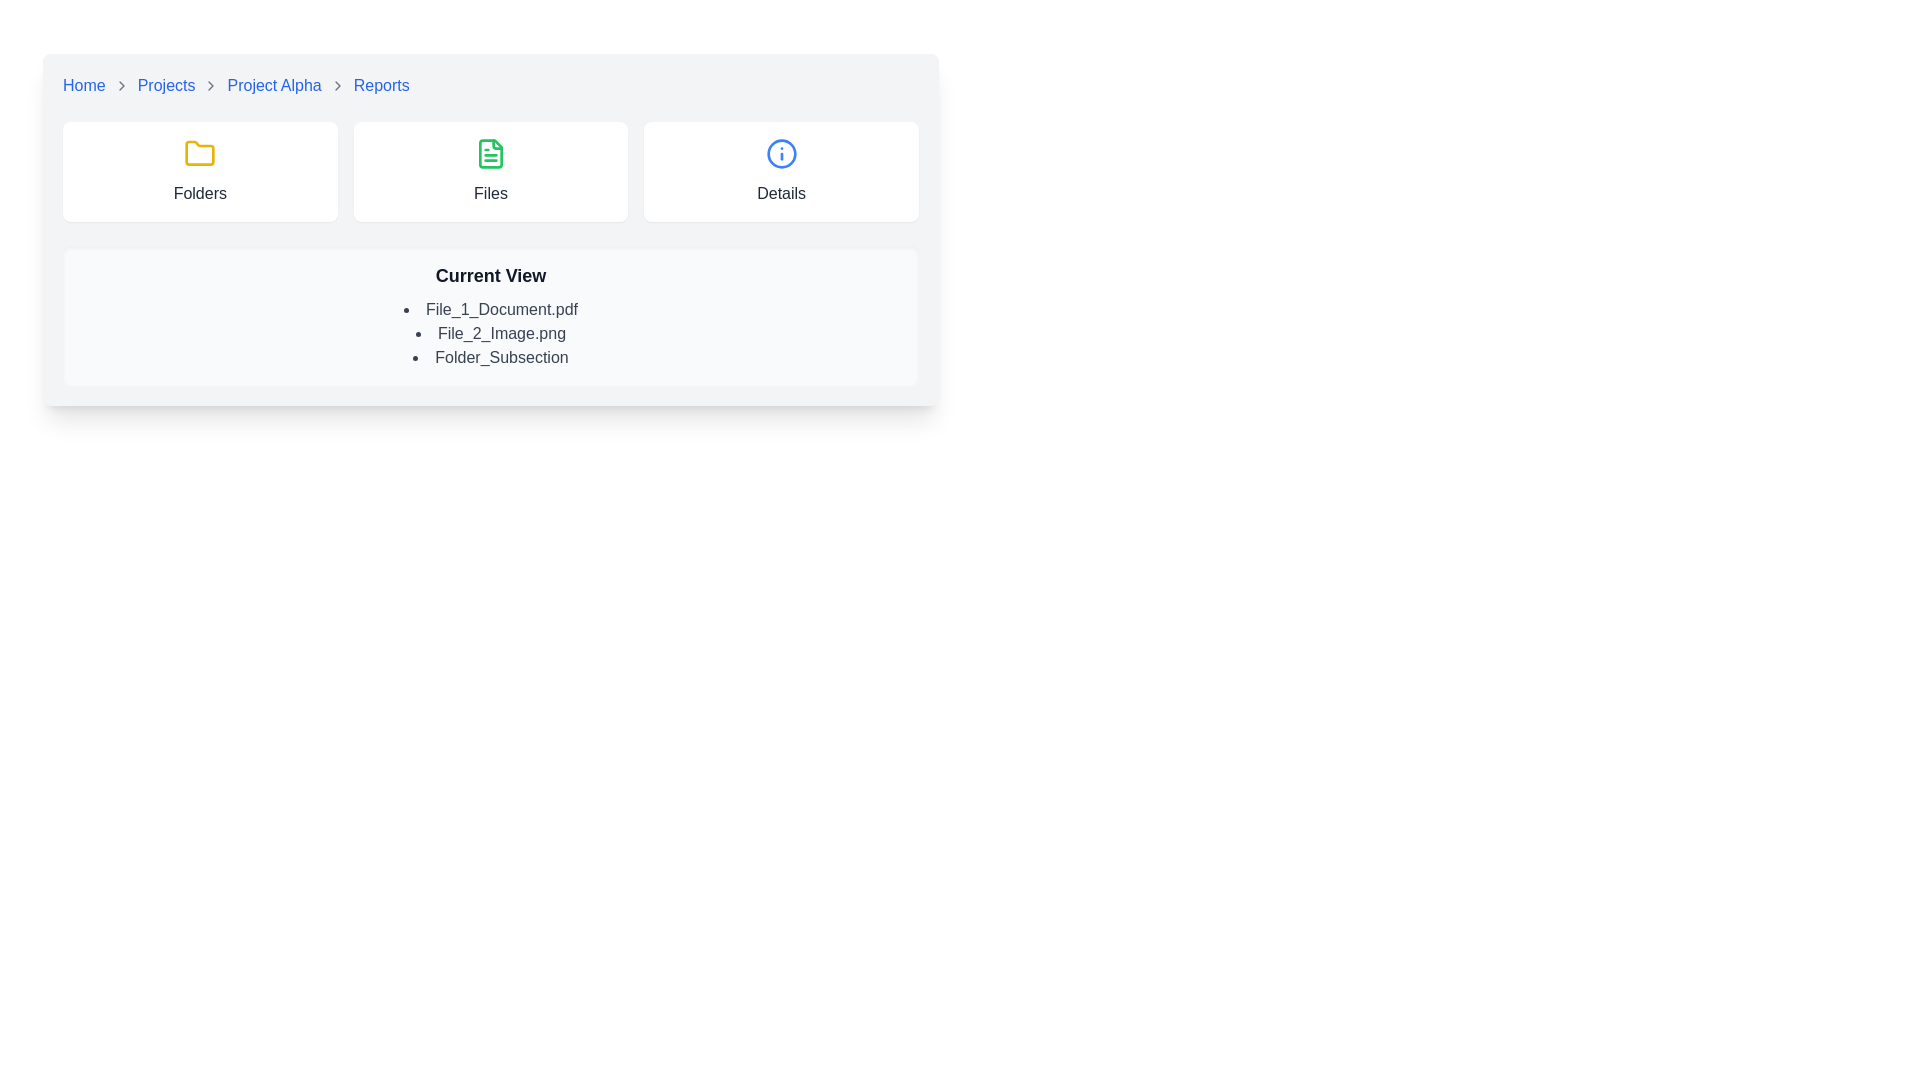 Image resolution: width=1920 pixels, height=1080 pixels. What do you see at coordinates (166, 84) in the screenshot?
I see `the second clickable item in the breadcrumb navigation bar` at bounding box center [166, 84].